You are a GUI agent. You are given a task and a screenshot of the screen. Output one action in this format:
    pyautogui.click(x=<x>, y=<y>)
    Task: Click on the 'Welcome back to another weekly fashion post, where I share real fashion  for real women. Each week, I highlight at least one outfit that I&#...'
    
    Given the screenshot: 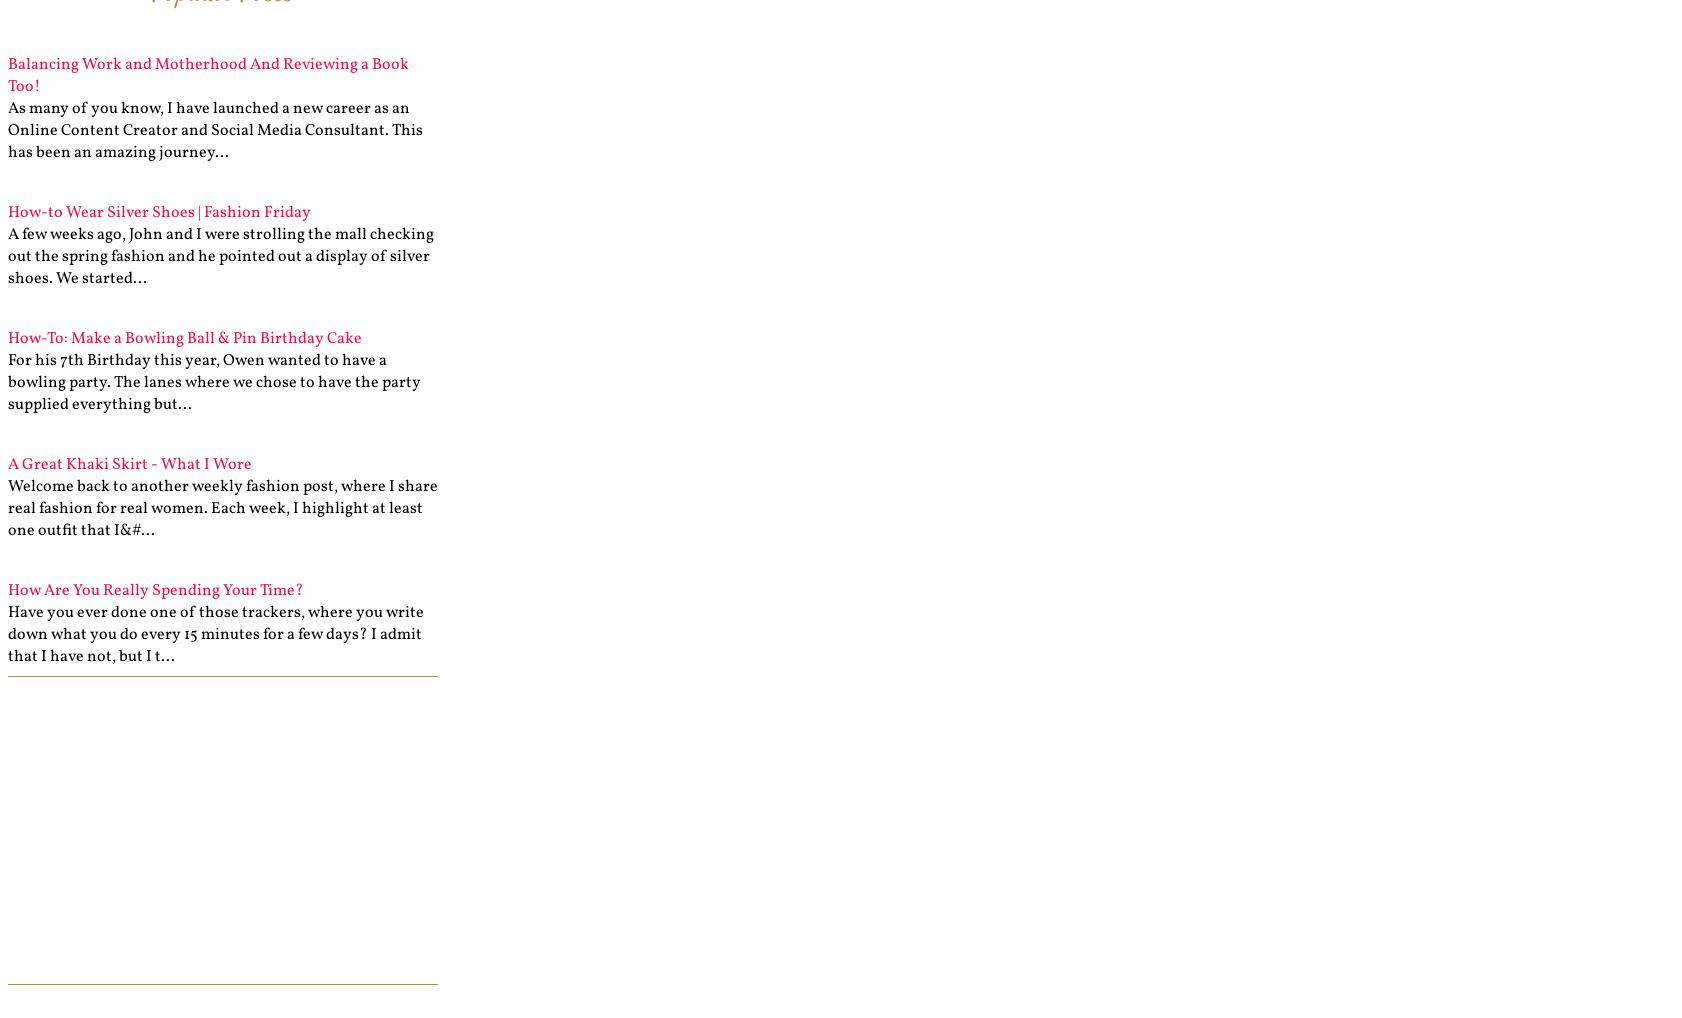 What is the action you would take?
    pyautogui.click(x=7, y=509)
    